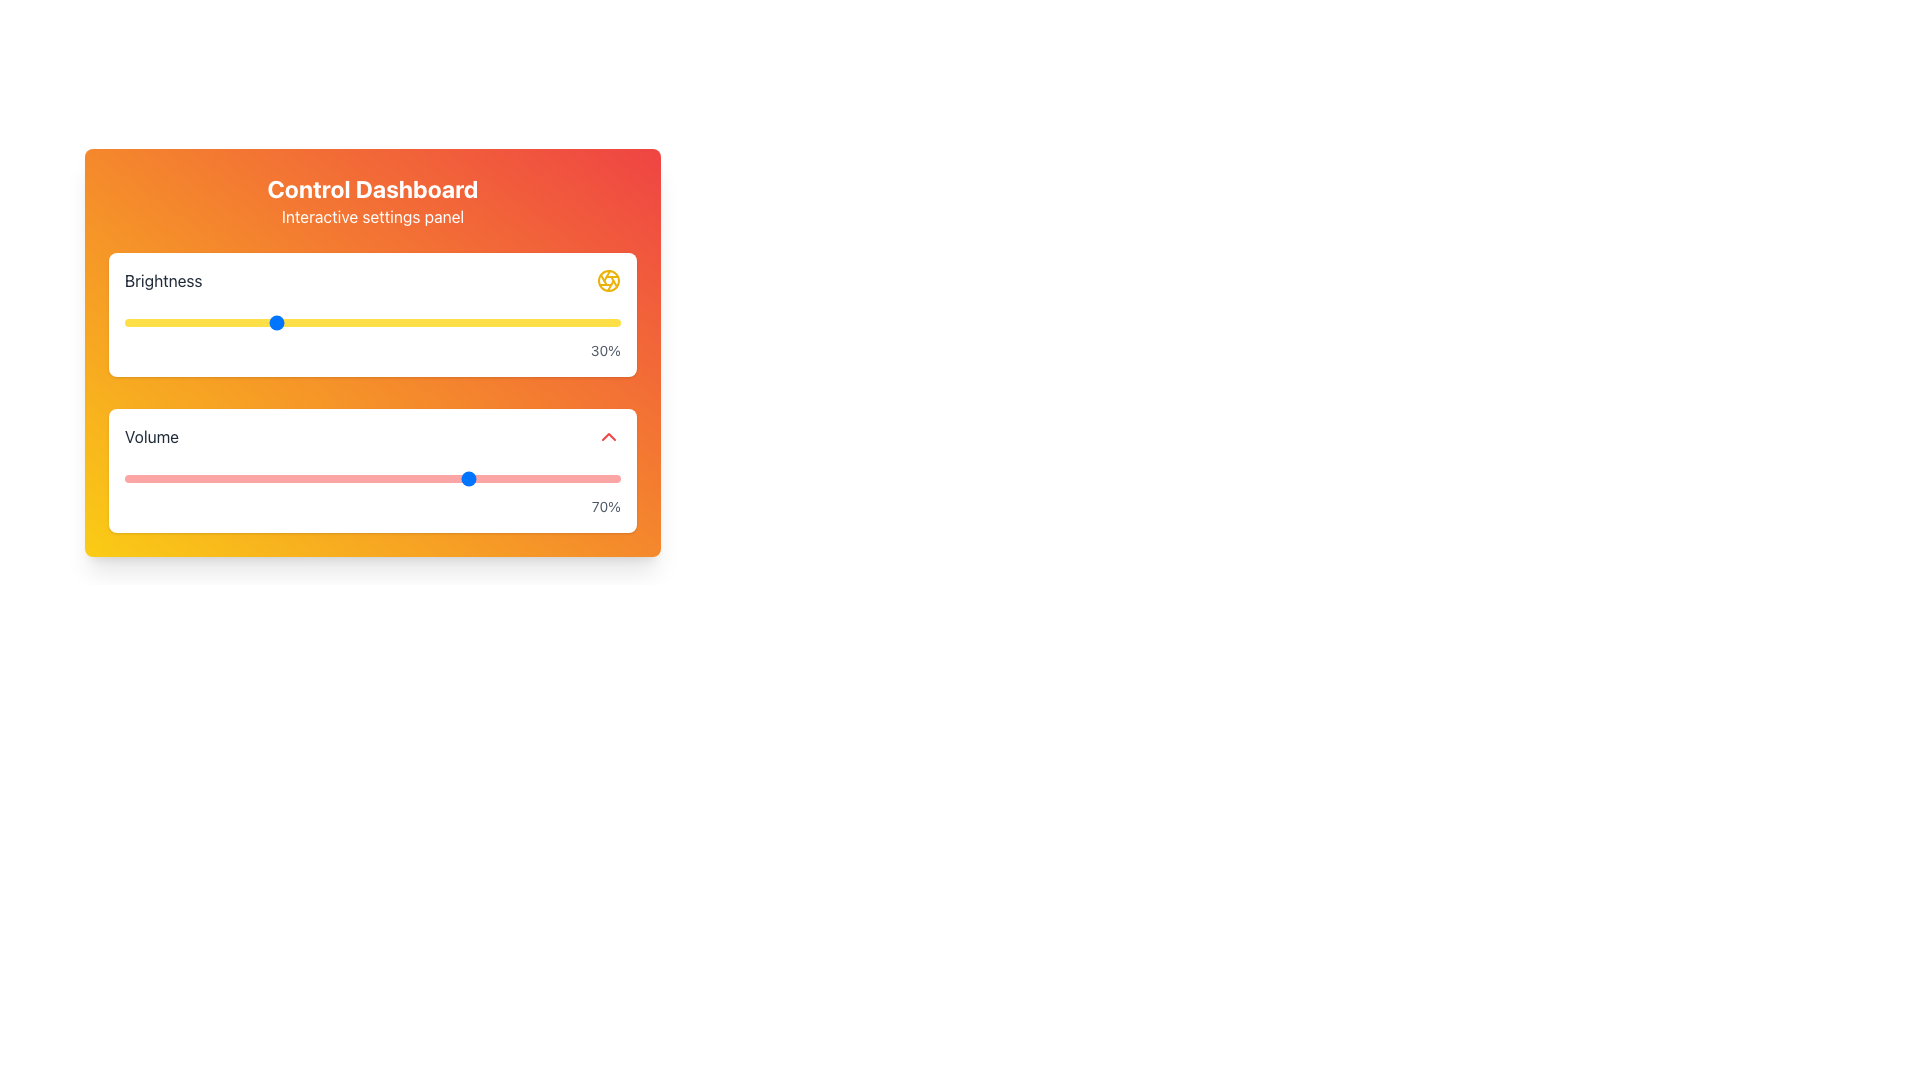 Image resolution: width=1920 pixels, height=1080 pixels. Describe the element at coordinates (487, 478) in the screenshot. I see `the volume slider` at that location.